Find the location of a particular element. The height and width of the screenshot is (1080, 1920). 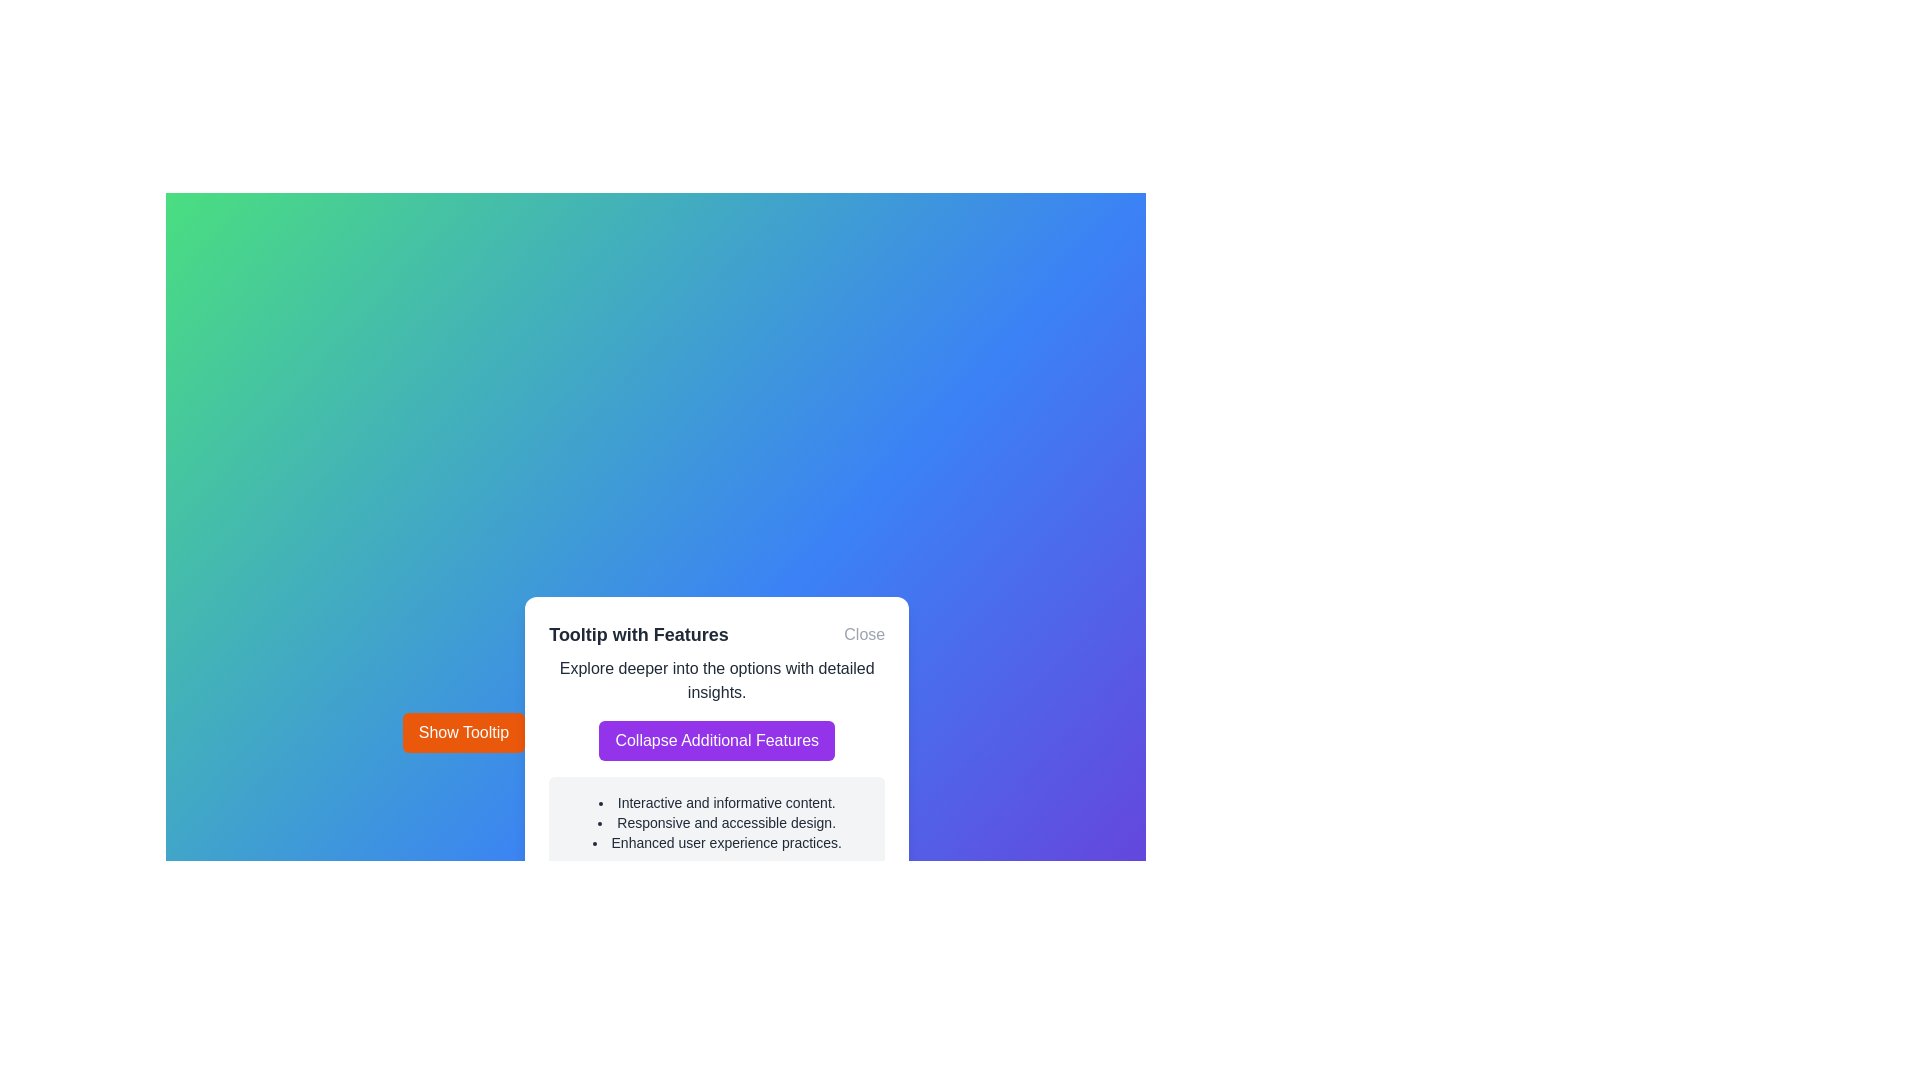

the third list item in the tooltip titled 'Tooltip with Features', which states 'Enhanced user experience practices.' is located at coordinates (717, 843).